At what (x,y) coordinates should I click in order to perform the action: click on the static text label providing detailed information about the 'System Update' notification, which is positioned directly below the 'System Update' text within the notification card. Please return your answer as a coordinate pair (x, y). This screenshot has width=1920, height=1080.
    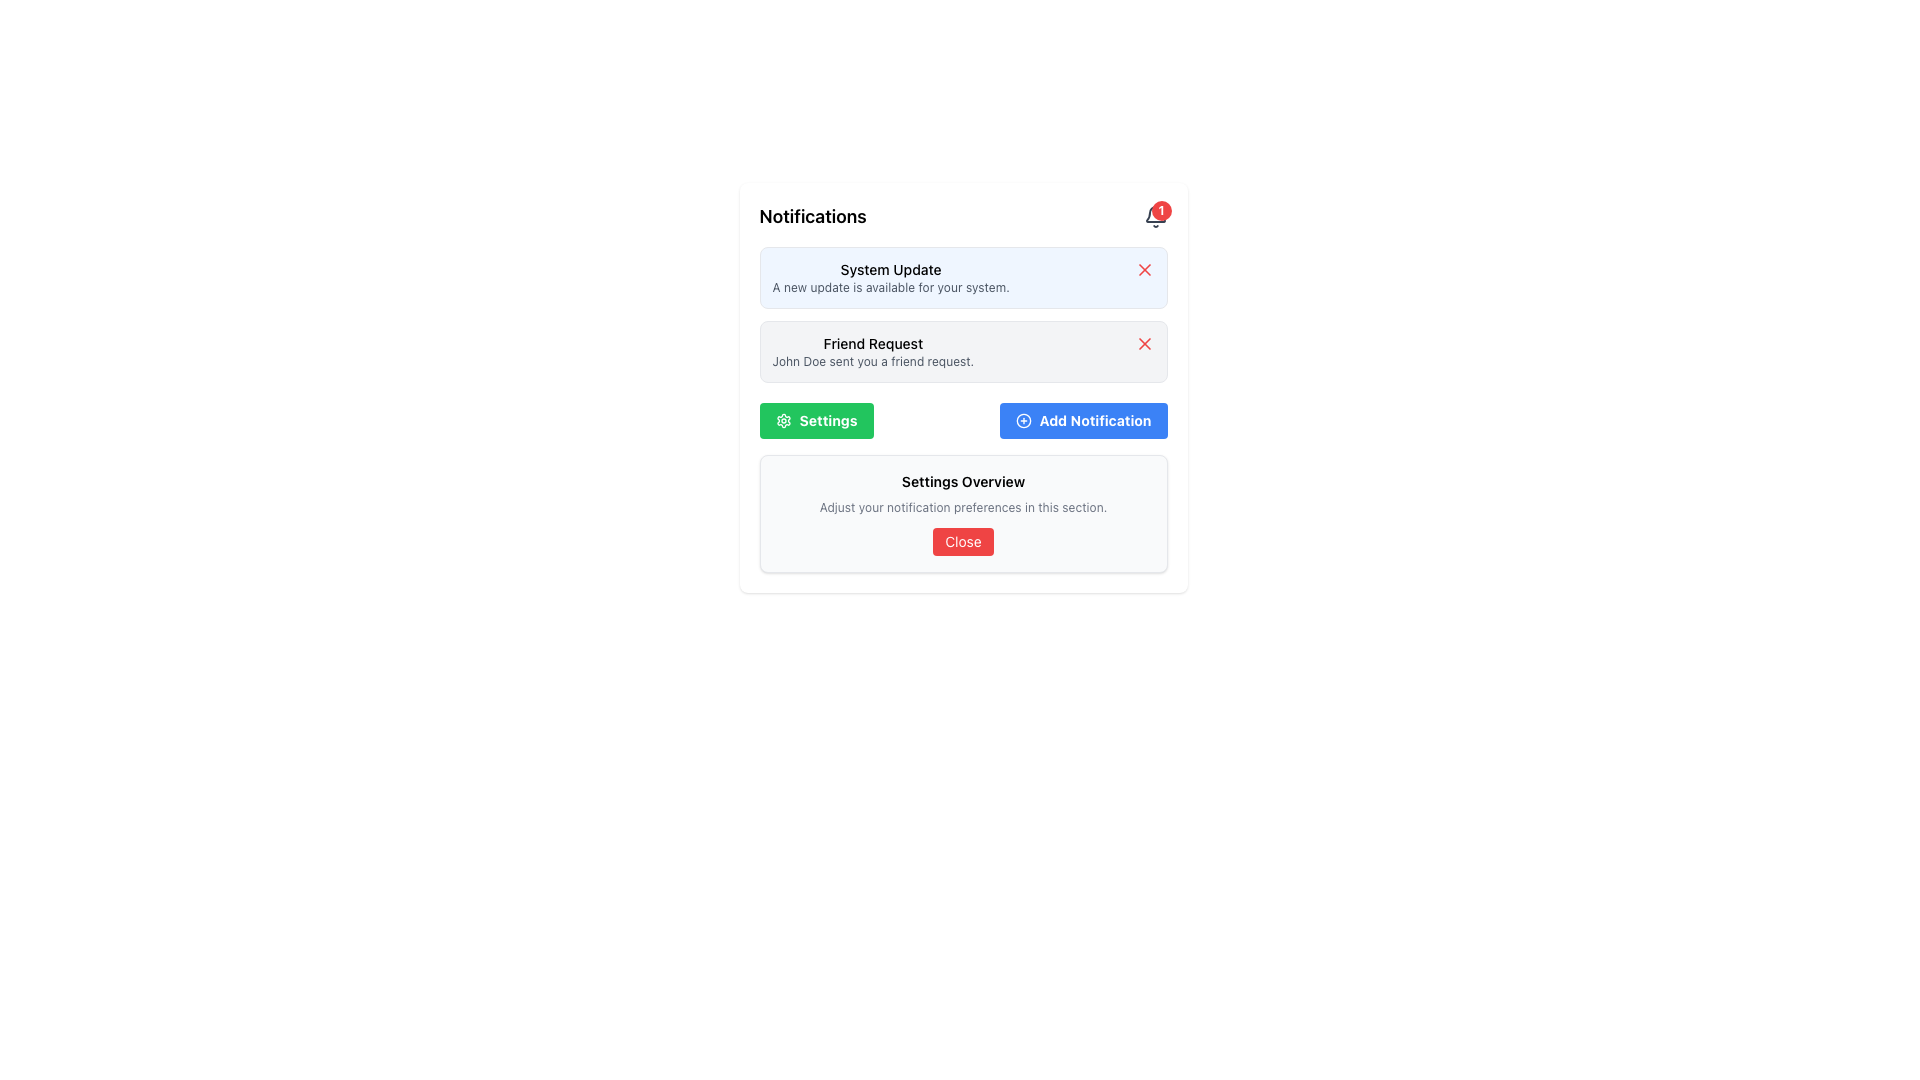
    Looking at the image, I should click on (890, 288).